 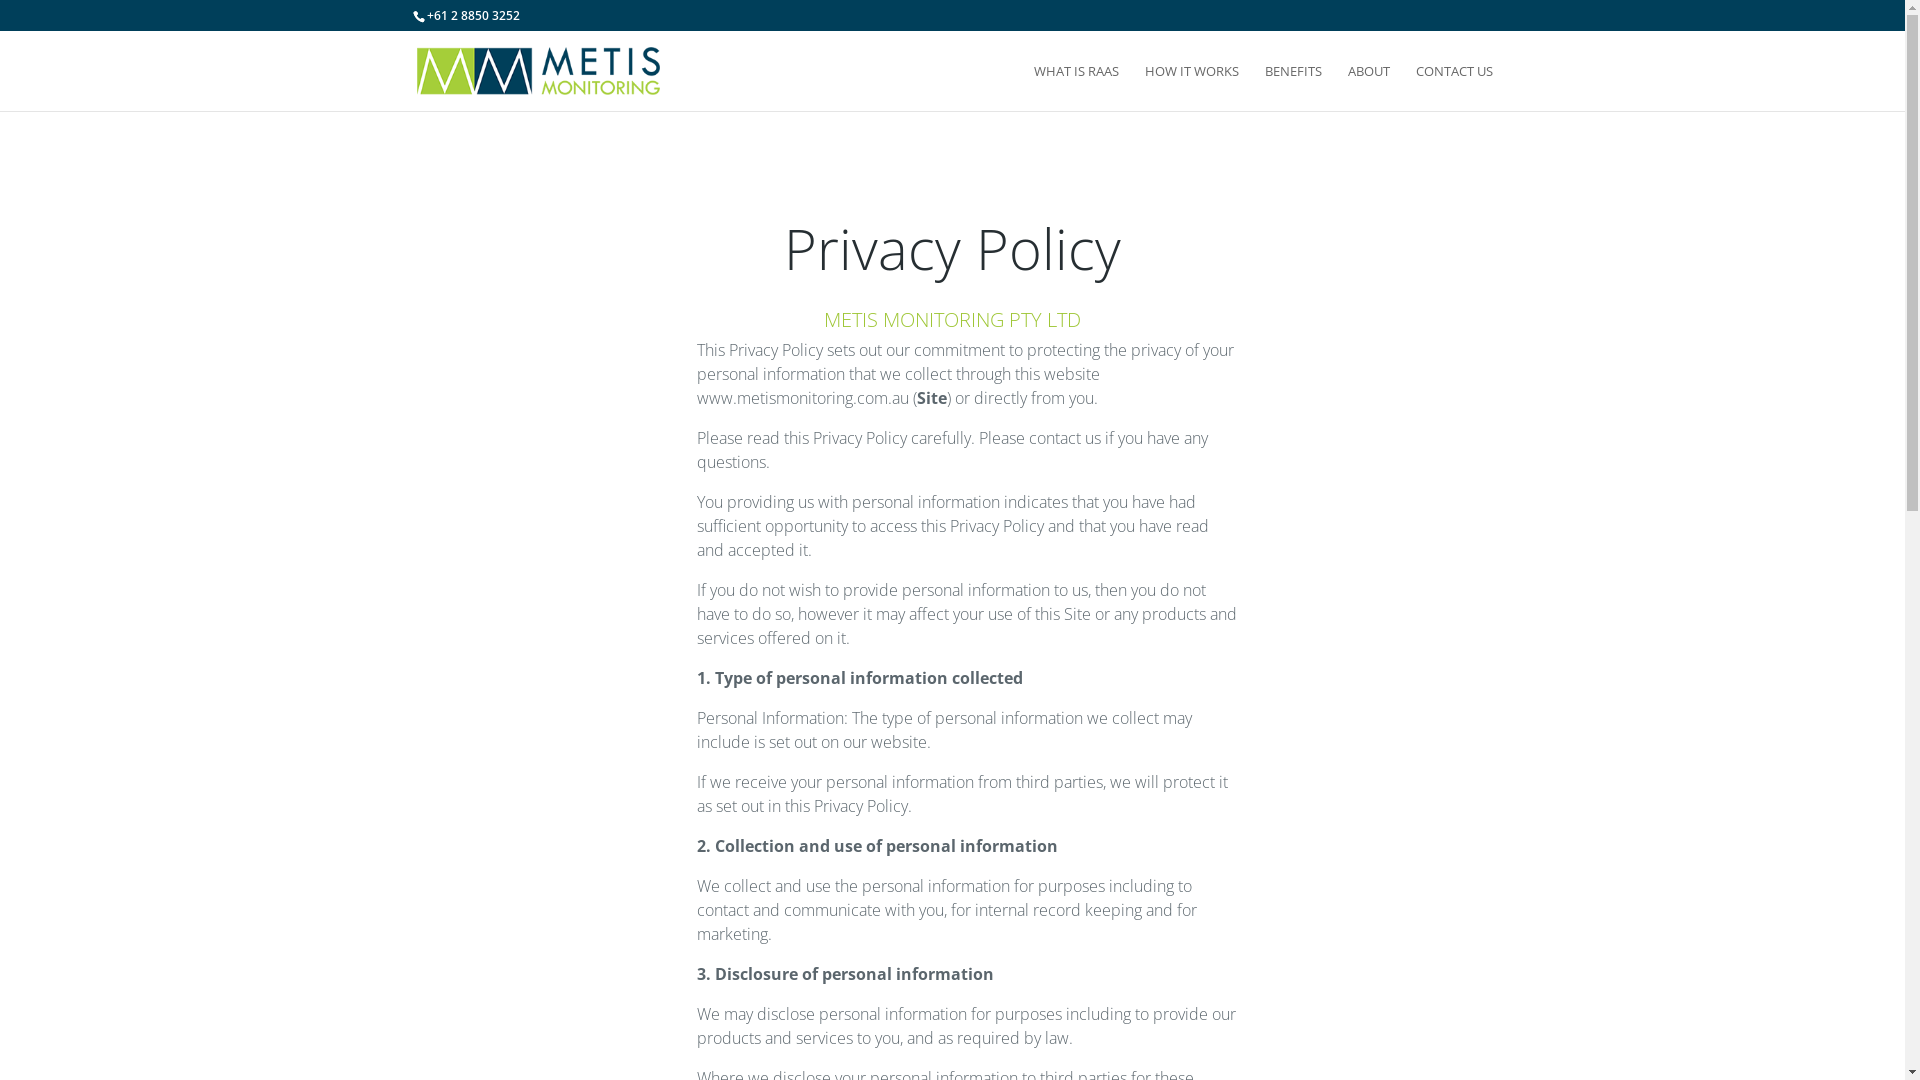 What do you see at coordinates (1262, 86) in the screenshot?
I see `'BENEFITS'` at bounding box center [1262, 86].